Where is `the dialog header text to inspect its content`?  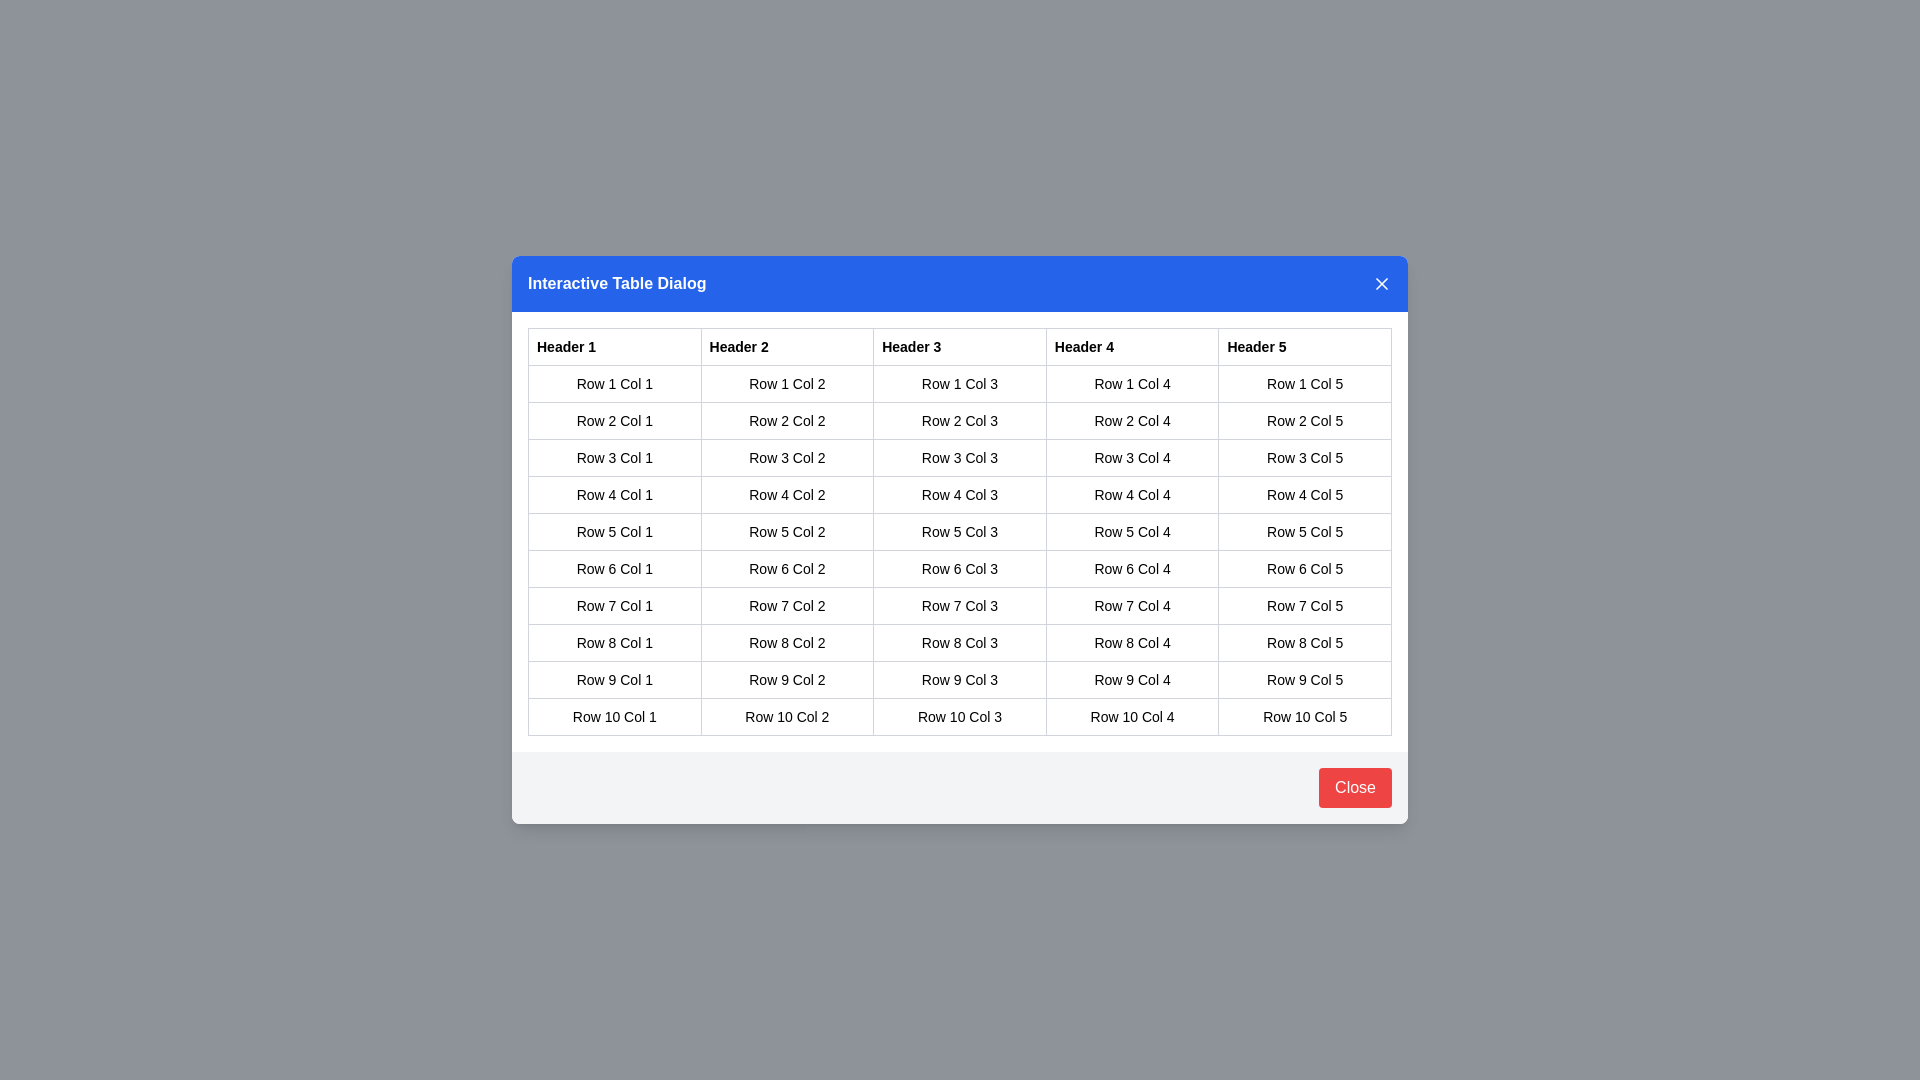 the dialog header text to inspect its content is located at coordinates (960, 284).